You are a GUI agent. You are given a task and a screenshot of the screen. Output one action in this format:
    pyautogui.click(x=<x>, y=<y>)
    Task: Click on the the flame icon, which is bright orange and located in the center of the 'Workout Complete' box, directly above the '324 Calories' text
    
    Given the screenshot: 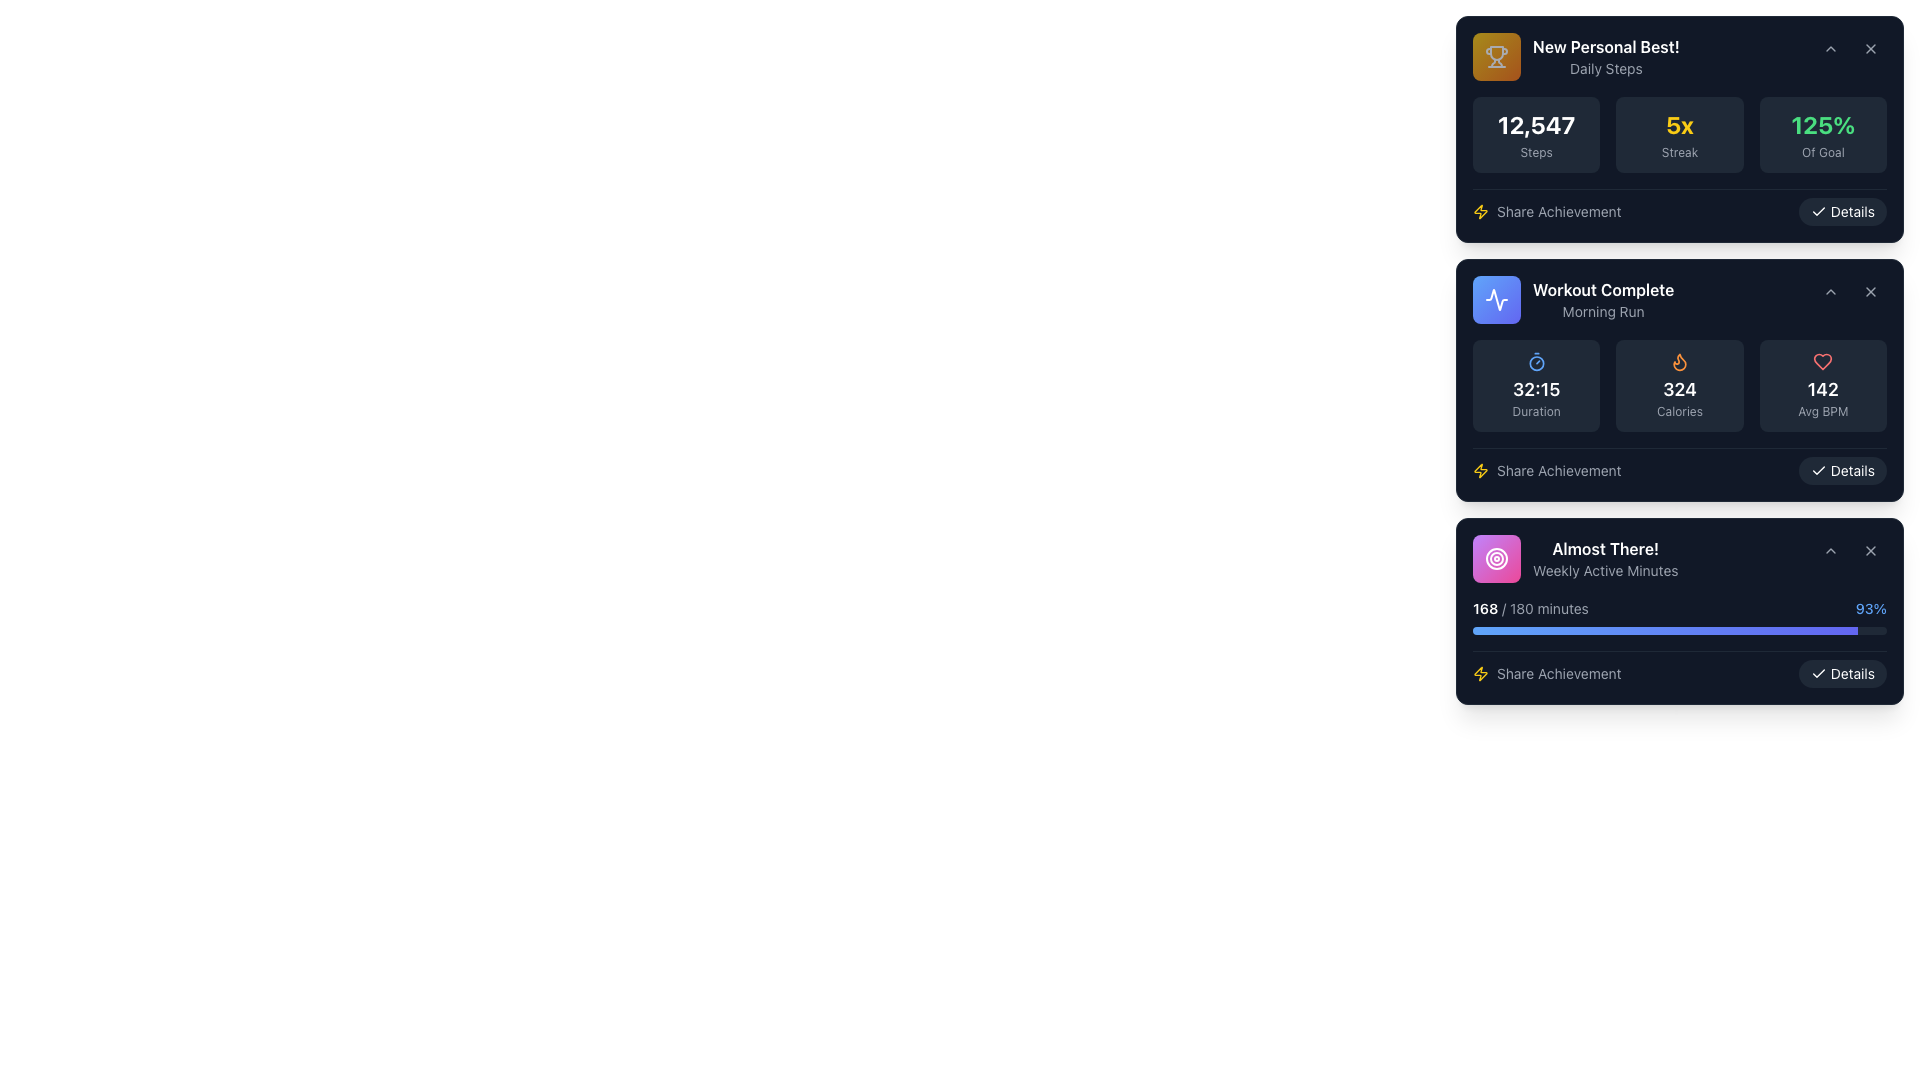 What is the action you would take?
    pyautogui.click(x=1680, y=362)
    